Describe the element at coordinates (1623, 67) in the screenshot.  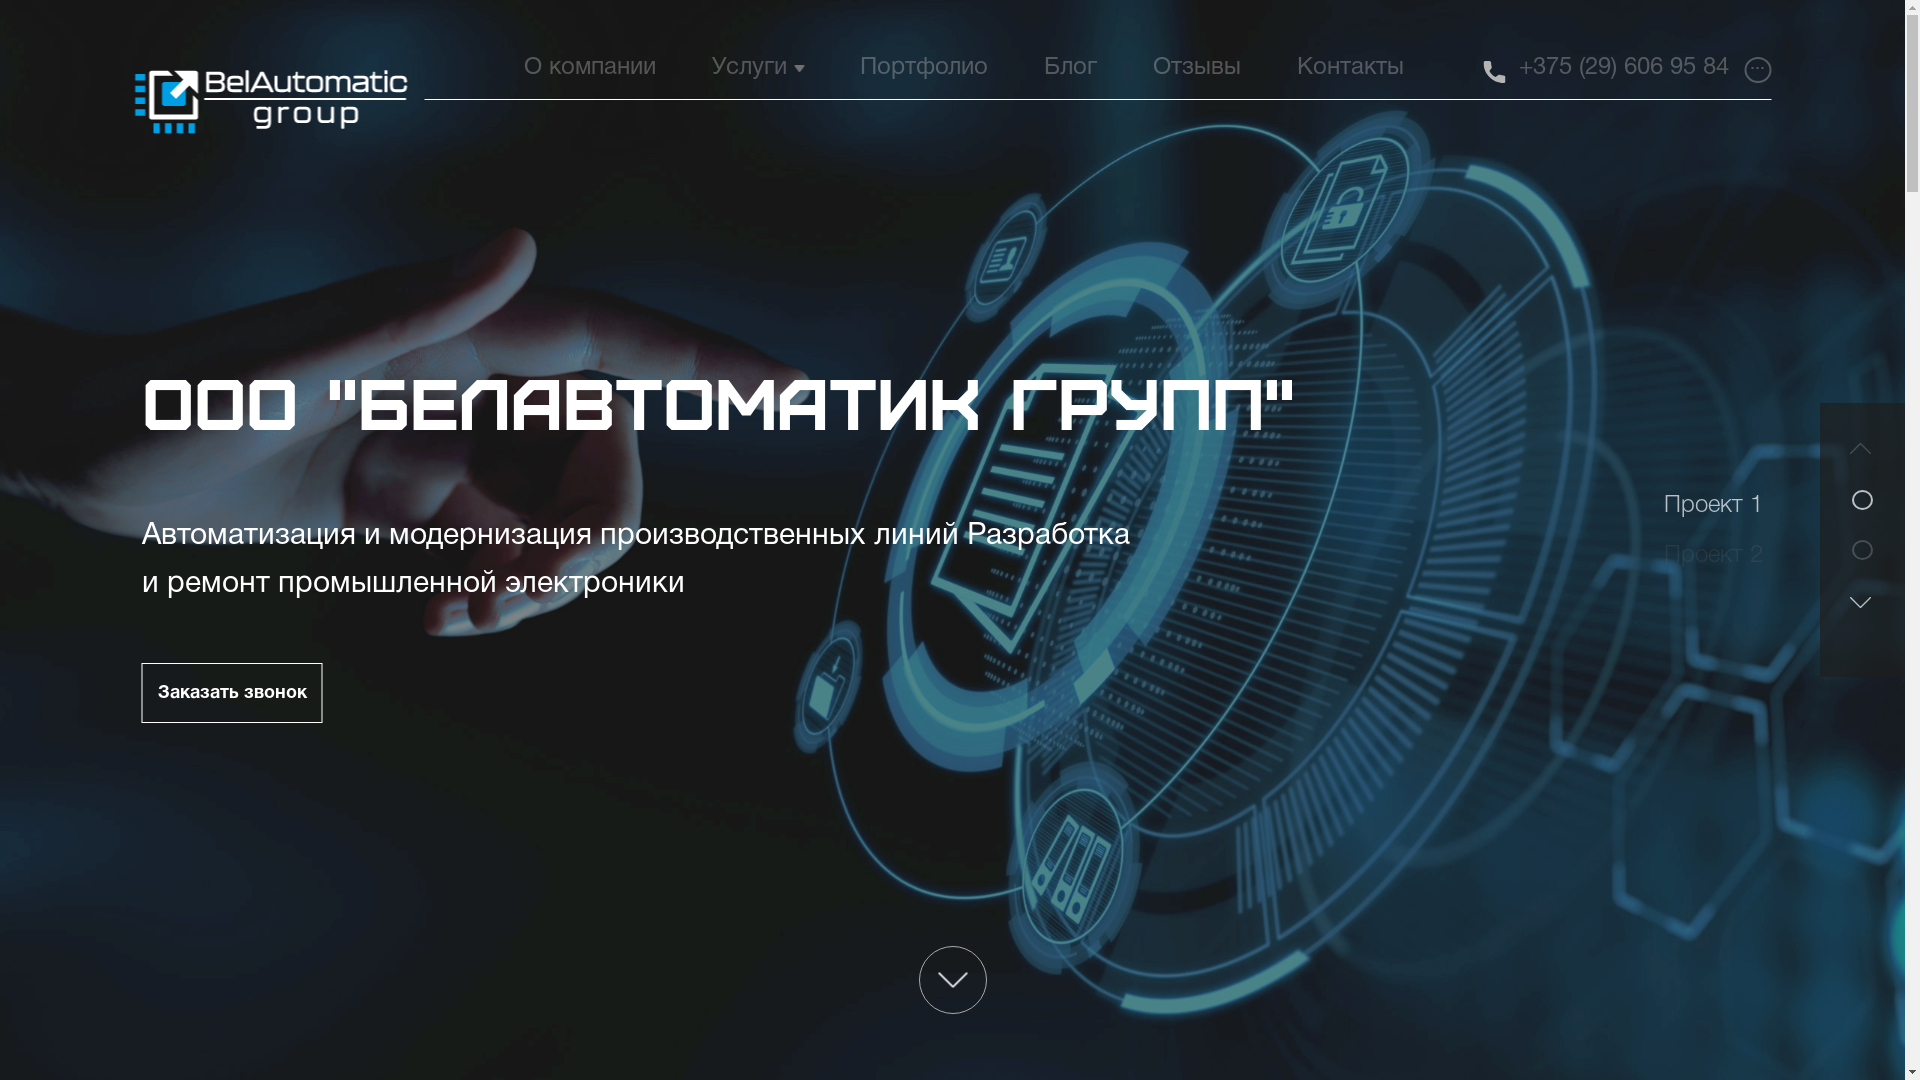
I see `'+375 (29) 606 95 84'` at that location.